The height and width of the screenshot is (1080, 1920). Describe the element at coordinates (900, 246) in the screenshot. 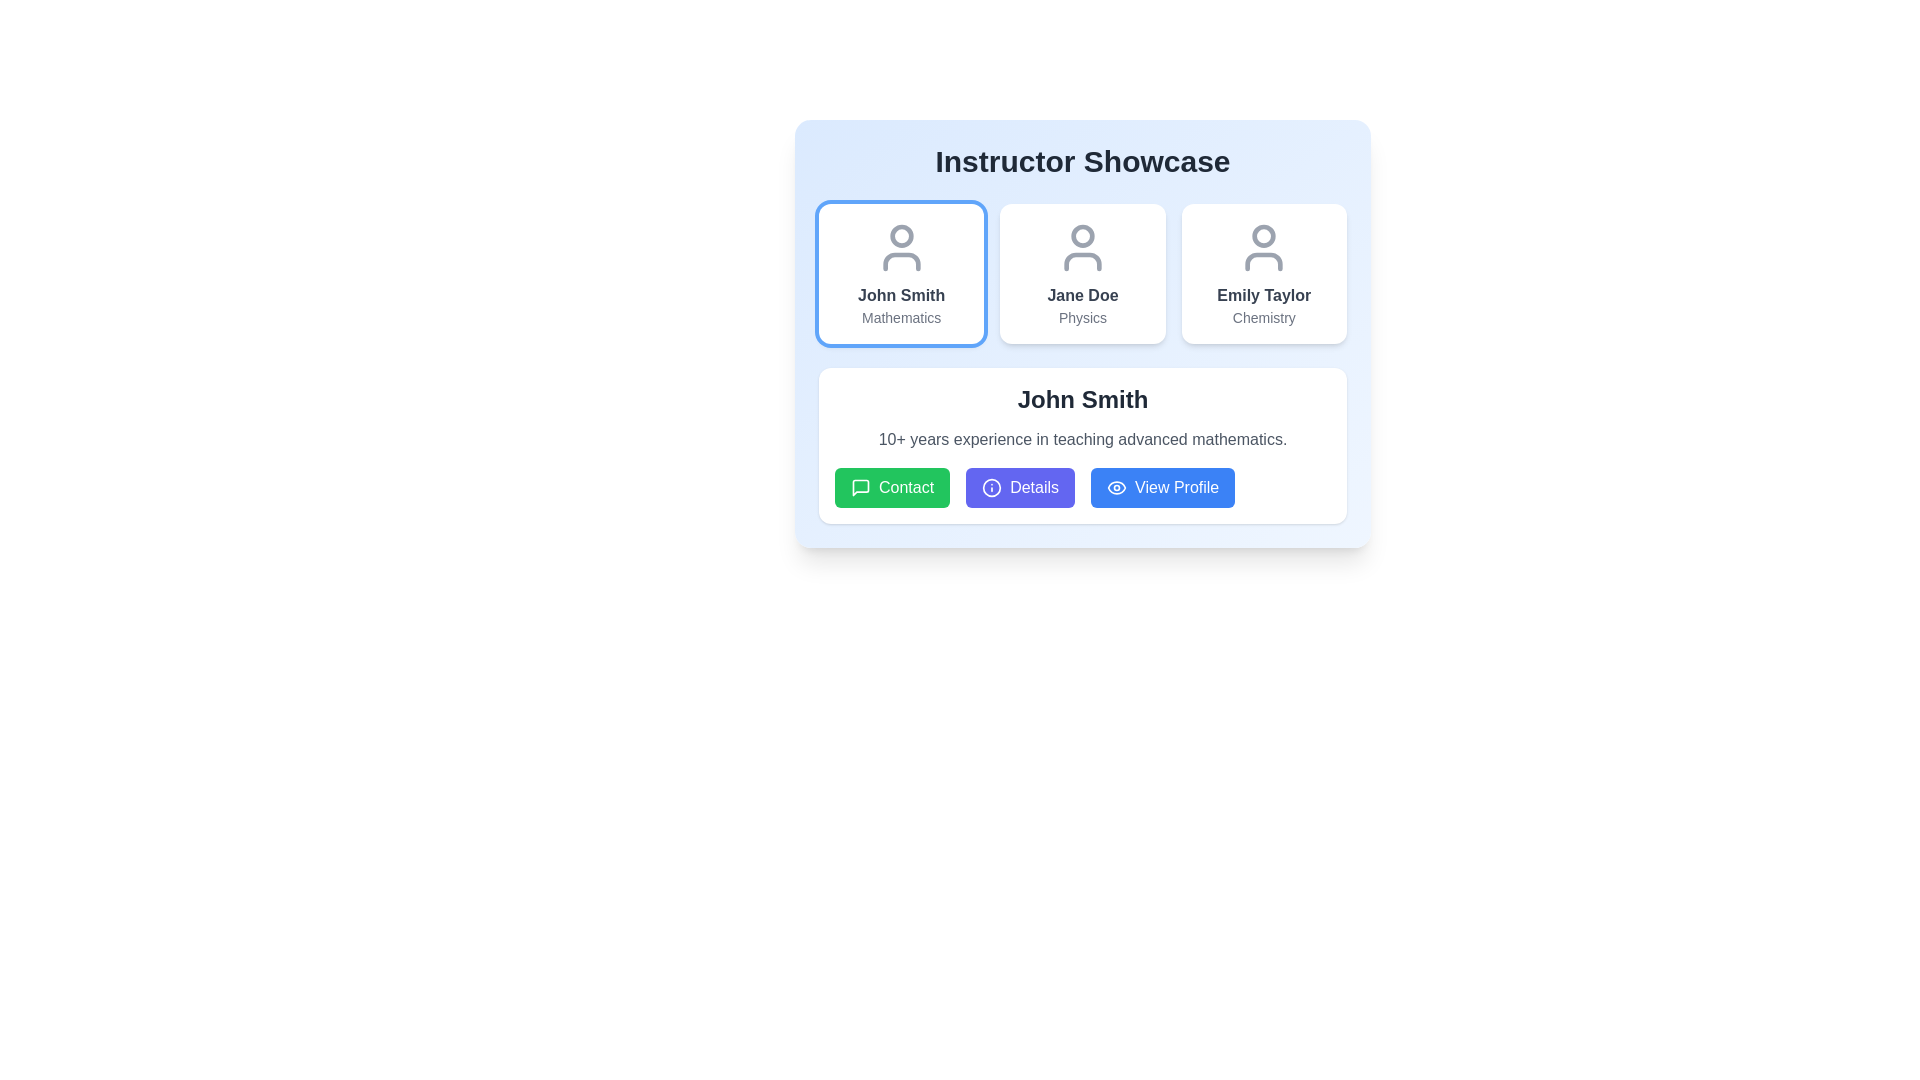

I see `the user profile icon representing 'John Smith' located at the center top of the profile card box under the 'Instructor Showcase' header` at that location.